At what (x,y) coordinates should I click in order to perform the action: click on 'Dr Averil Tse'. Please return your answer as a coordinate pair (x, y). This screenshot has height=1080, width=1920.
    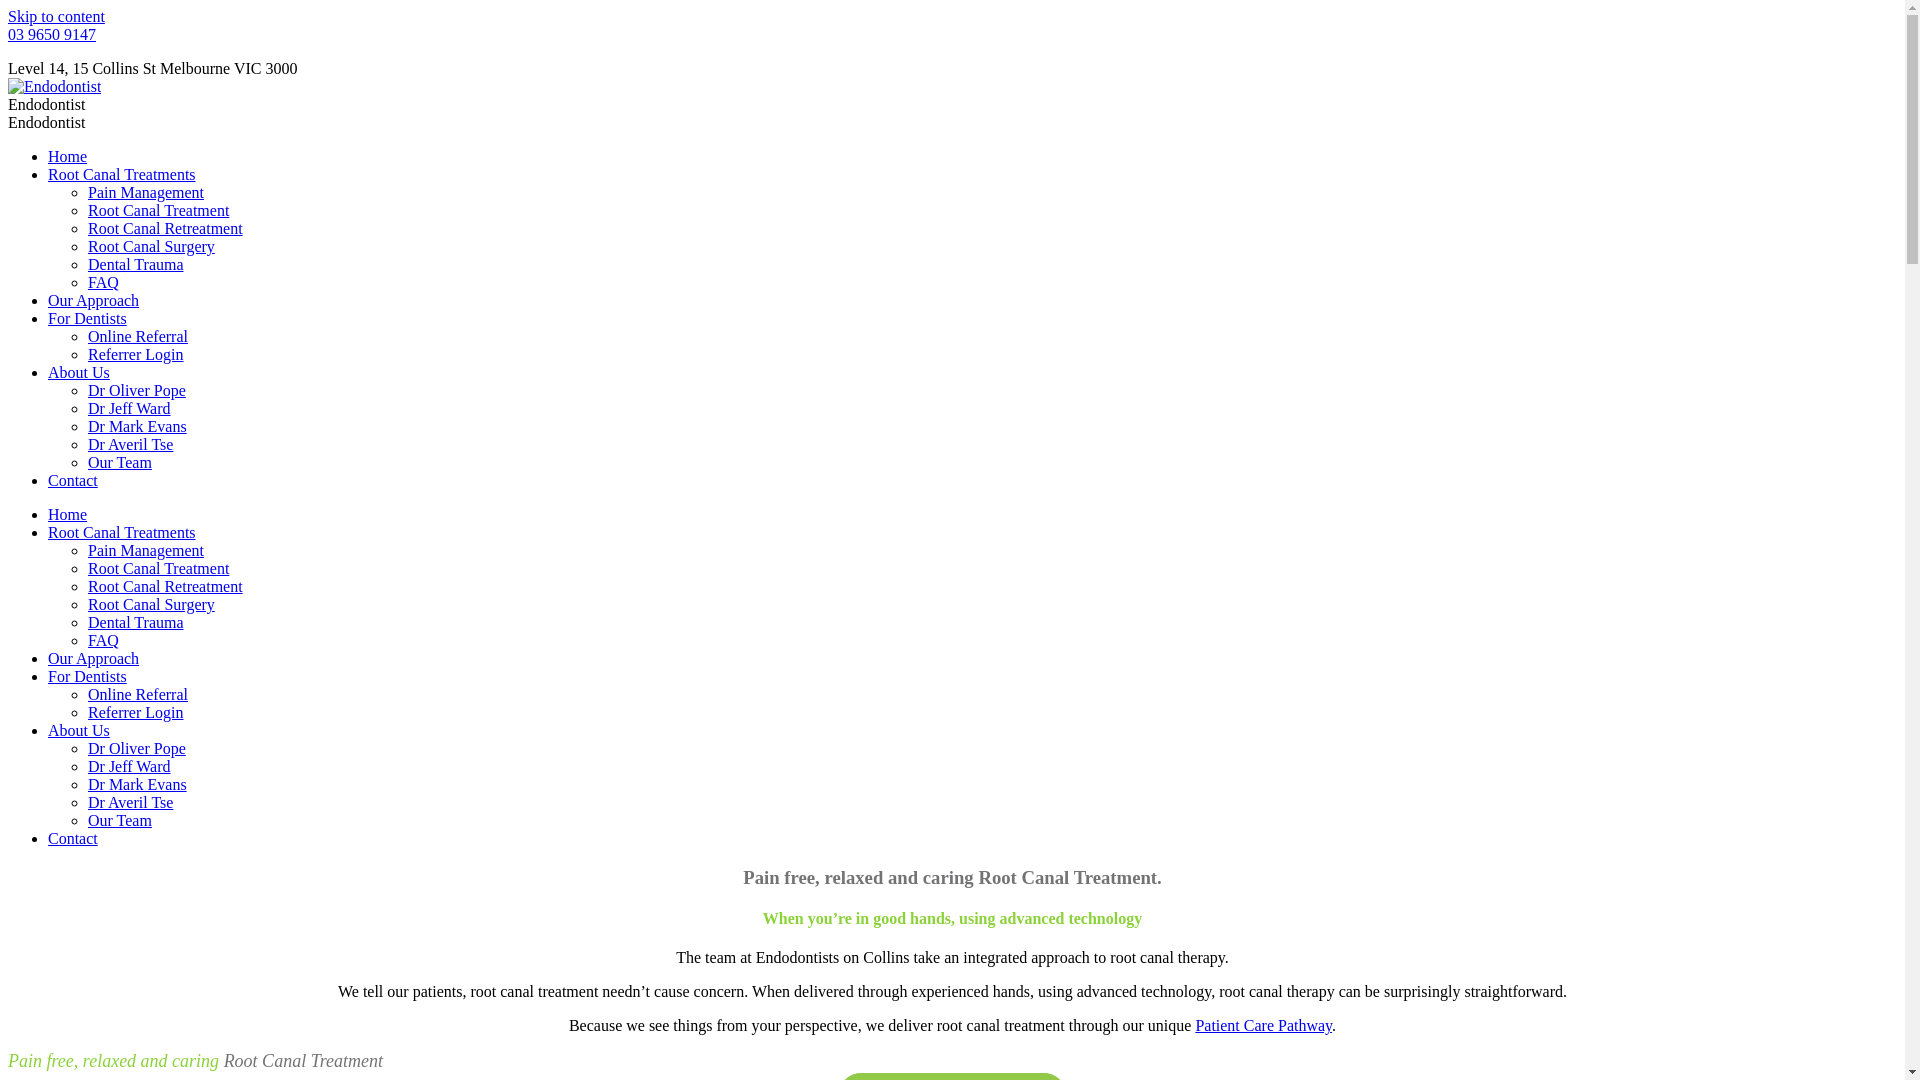
    Looking at the image, I should click on (129, 443).